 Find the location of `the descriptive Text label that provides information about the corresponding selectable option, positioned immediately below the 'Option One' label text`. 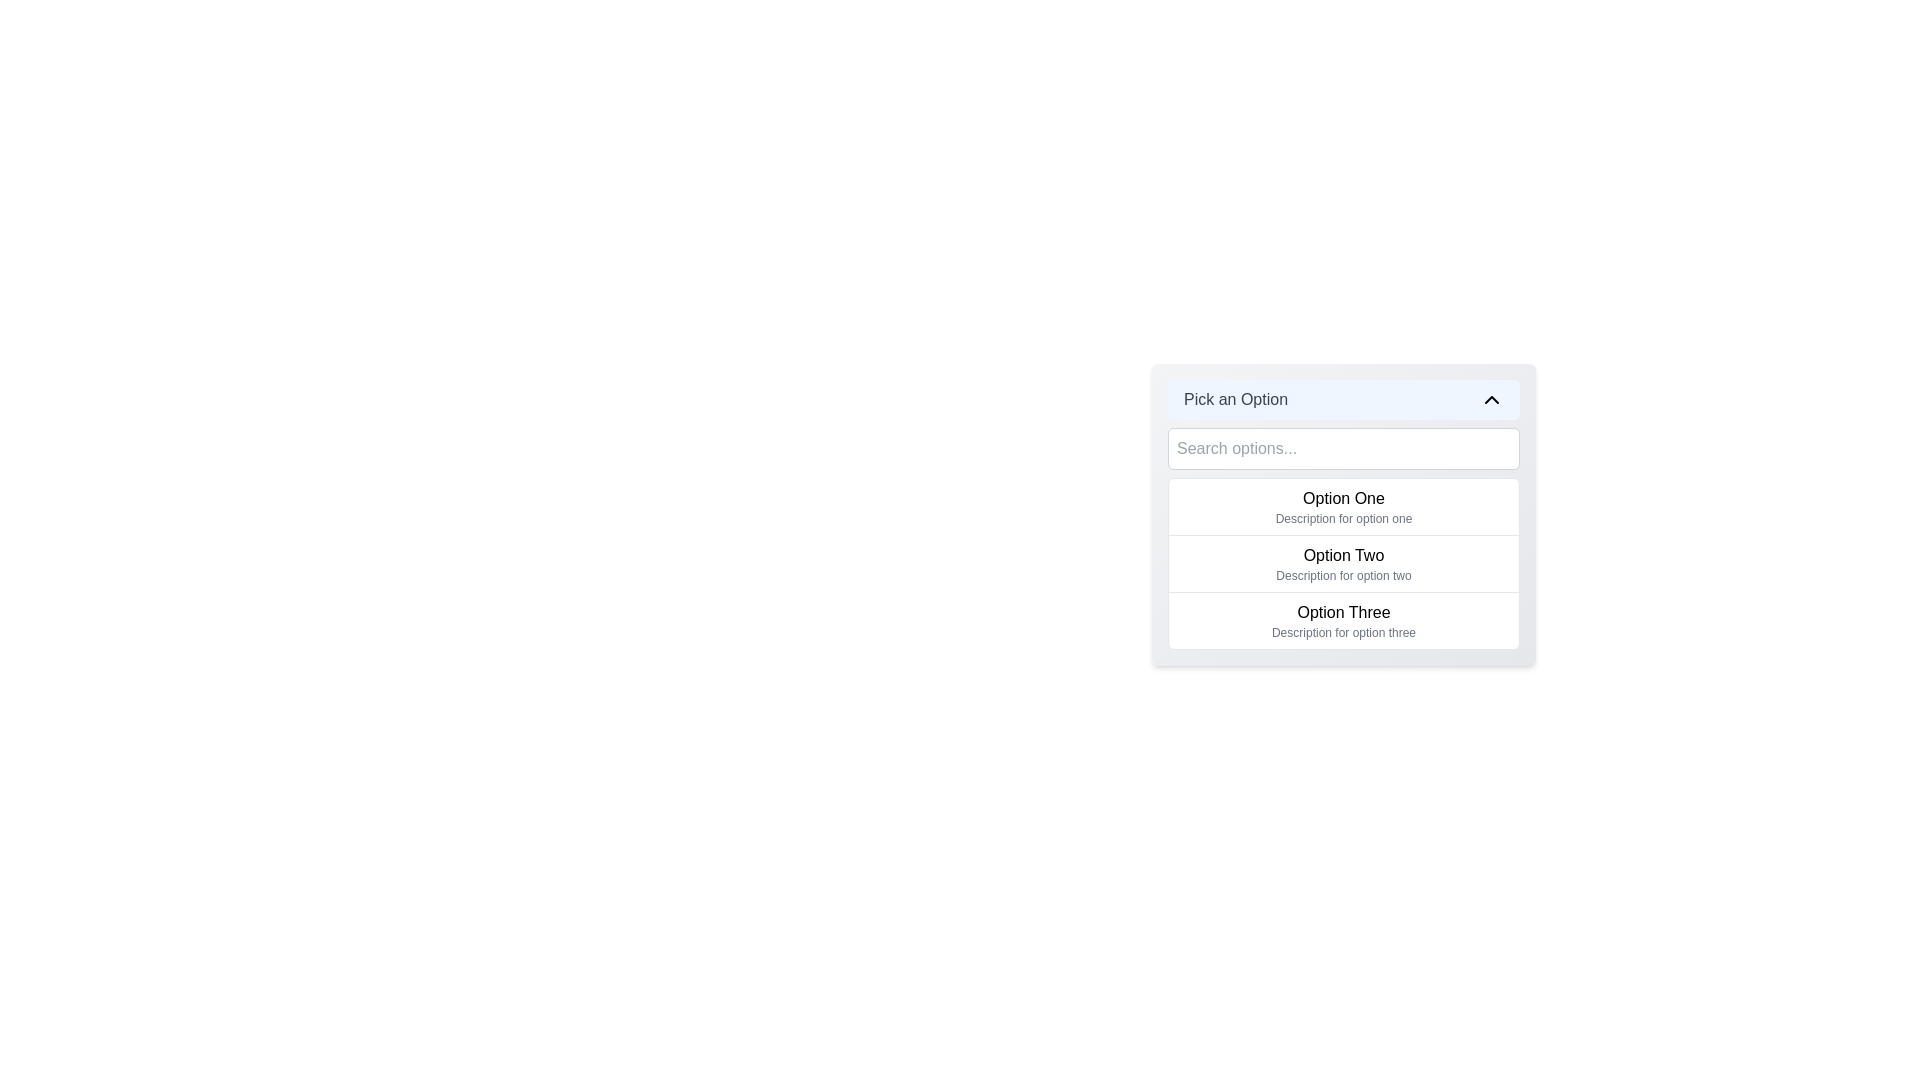

the descriptive Text label that provides information about the corresponding selectable option, positioned immediately below the 'Option One' label text is located at coordinates (1344, 518).